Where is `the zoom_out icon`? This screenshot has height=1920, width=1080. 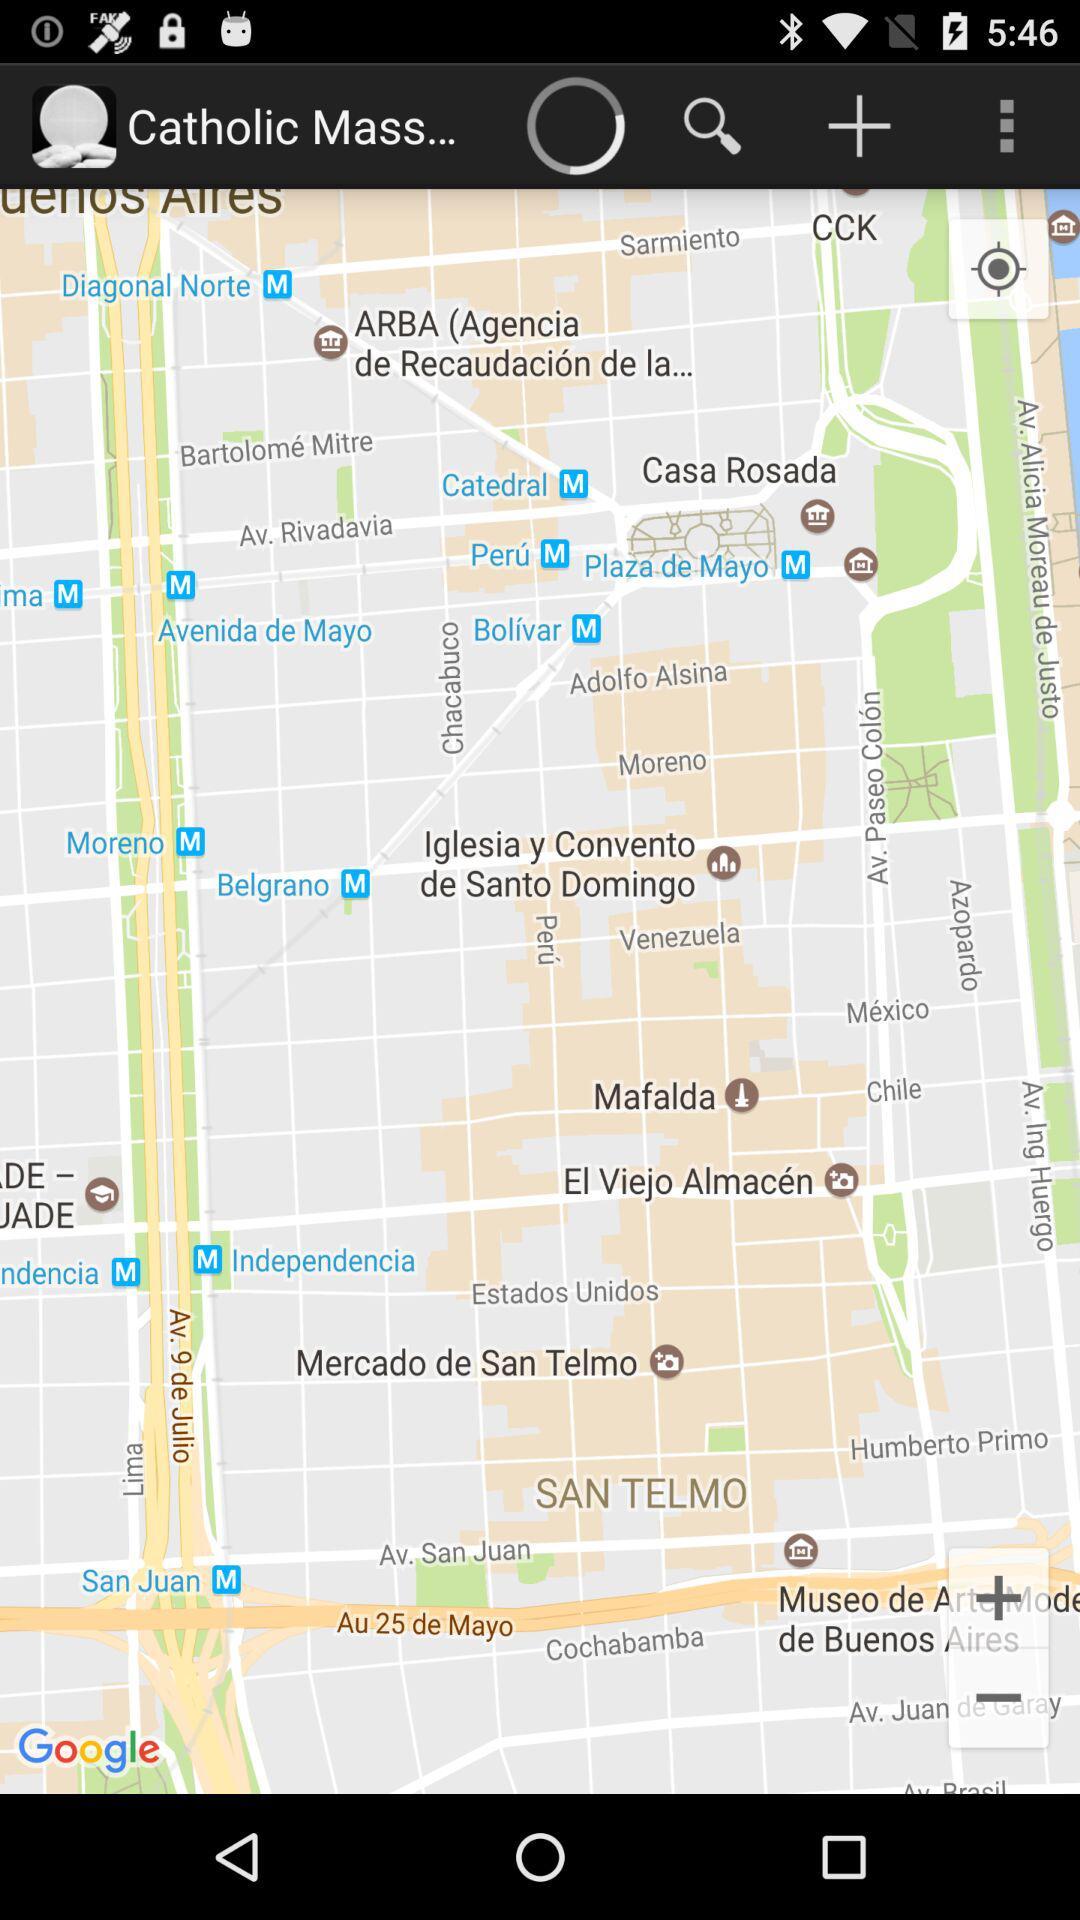 the zoom_out icon is located at coordinates (998, 1820).